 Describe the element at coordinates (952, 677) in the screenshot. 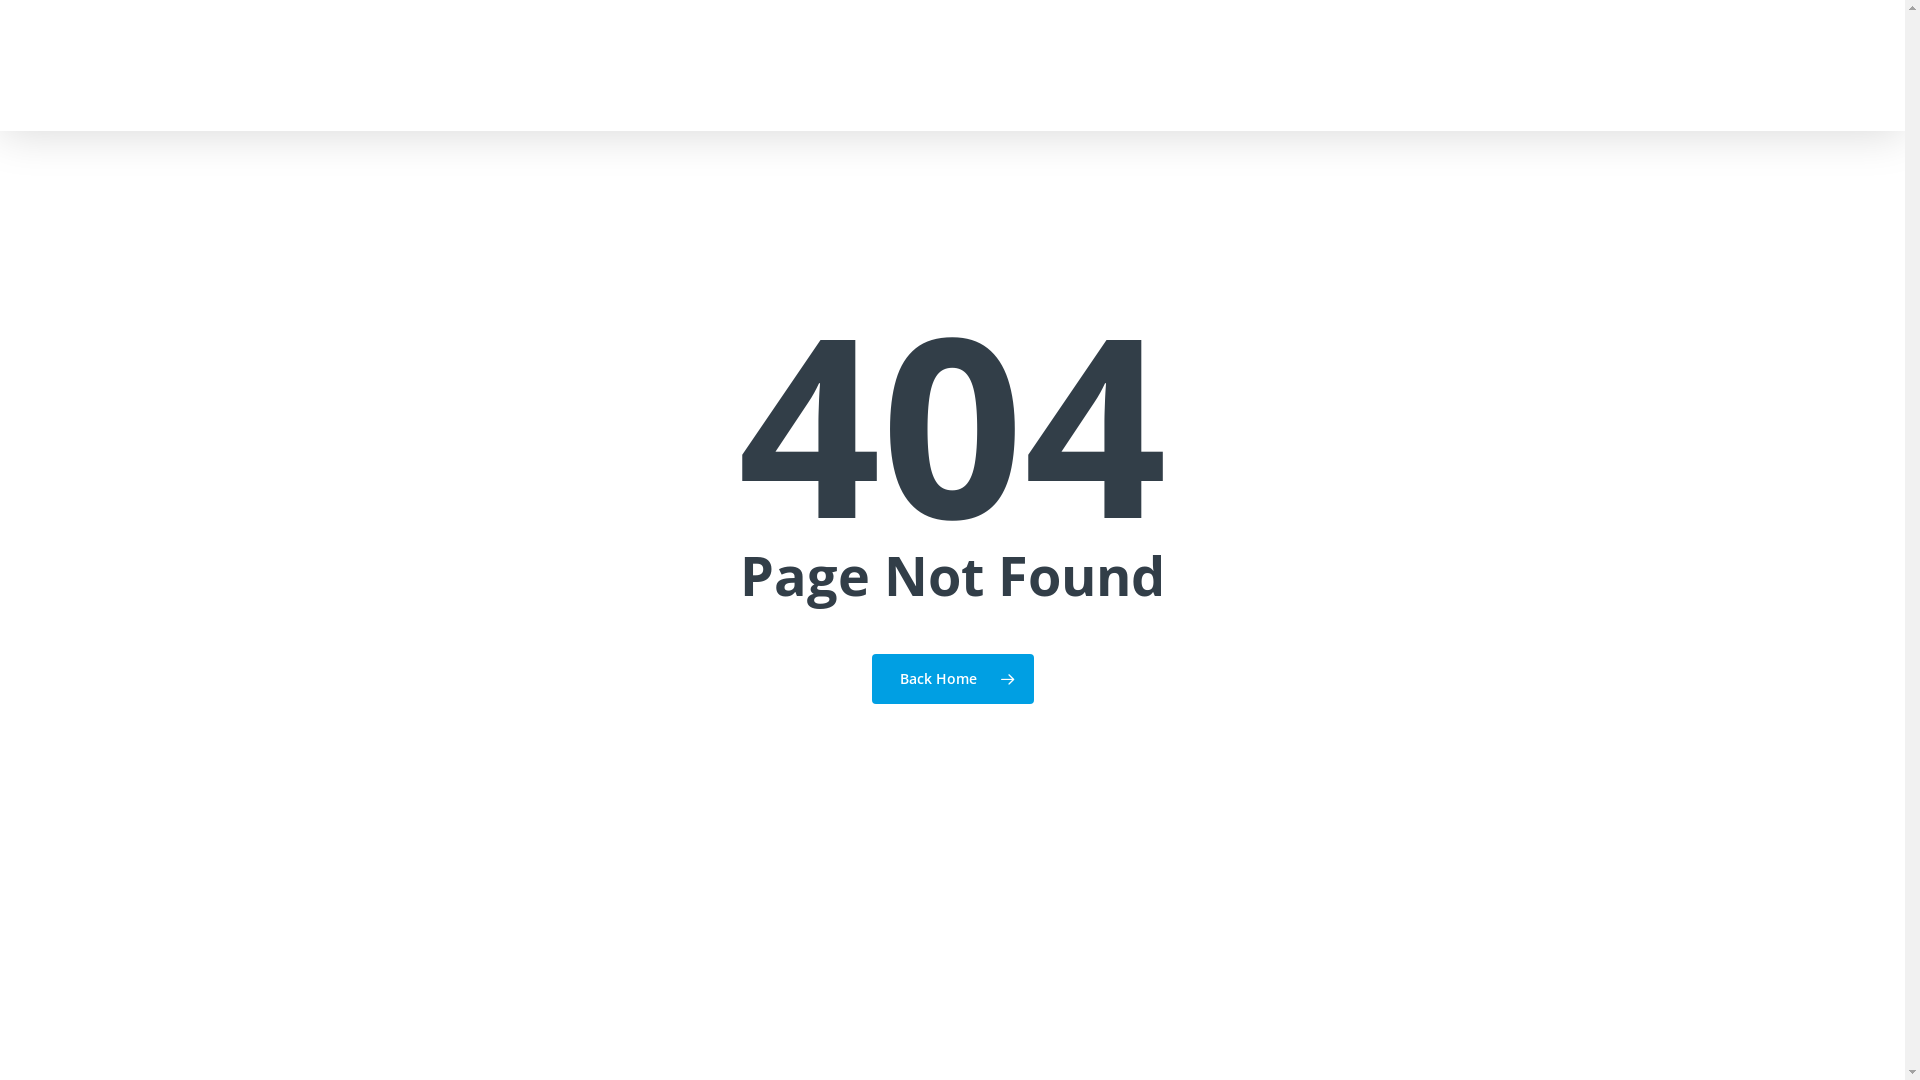

I see `'Back Home'` at that location.